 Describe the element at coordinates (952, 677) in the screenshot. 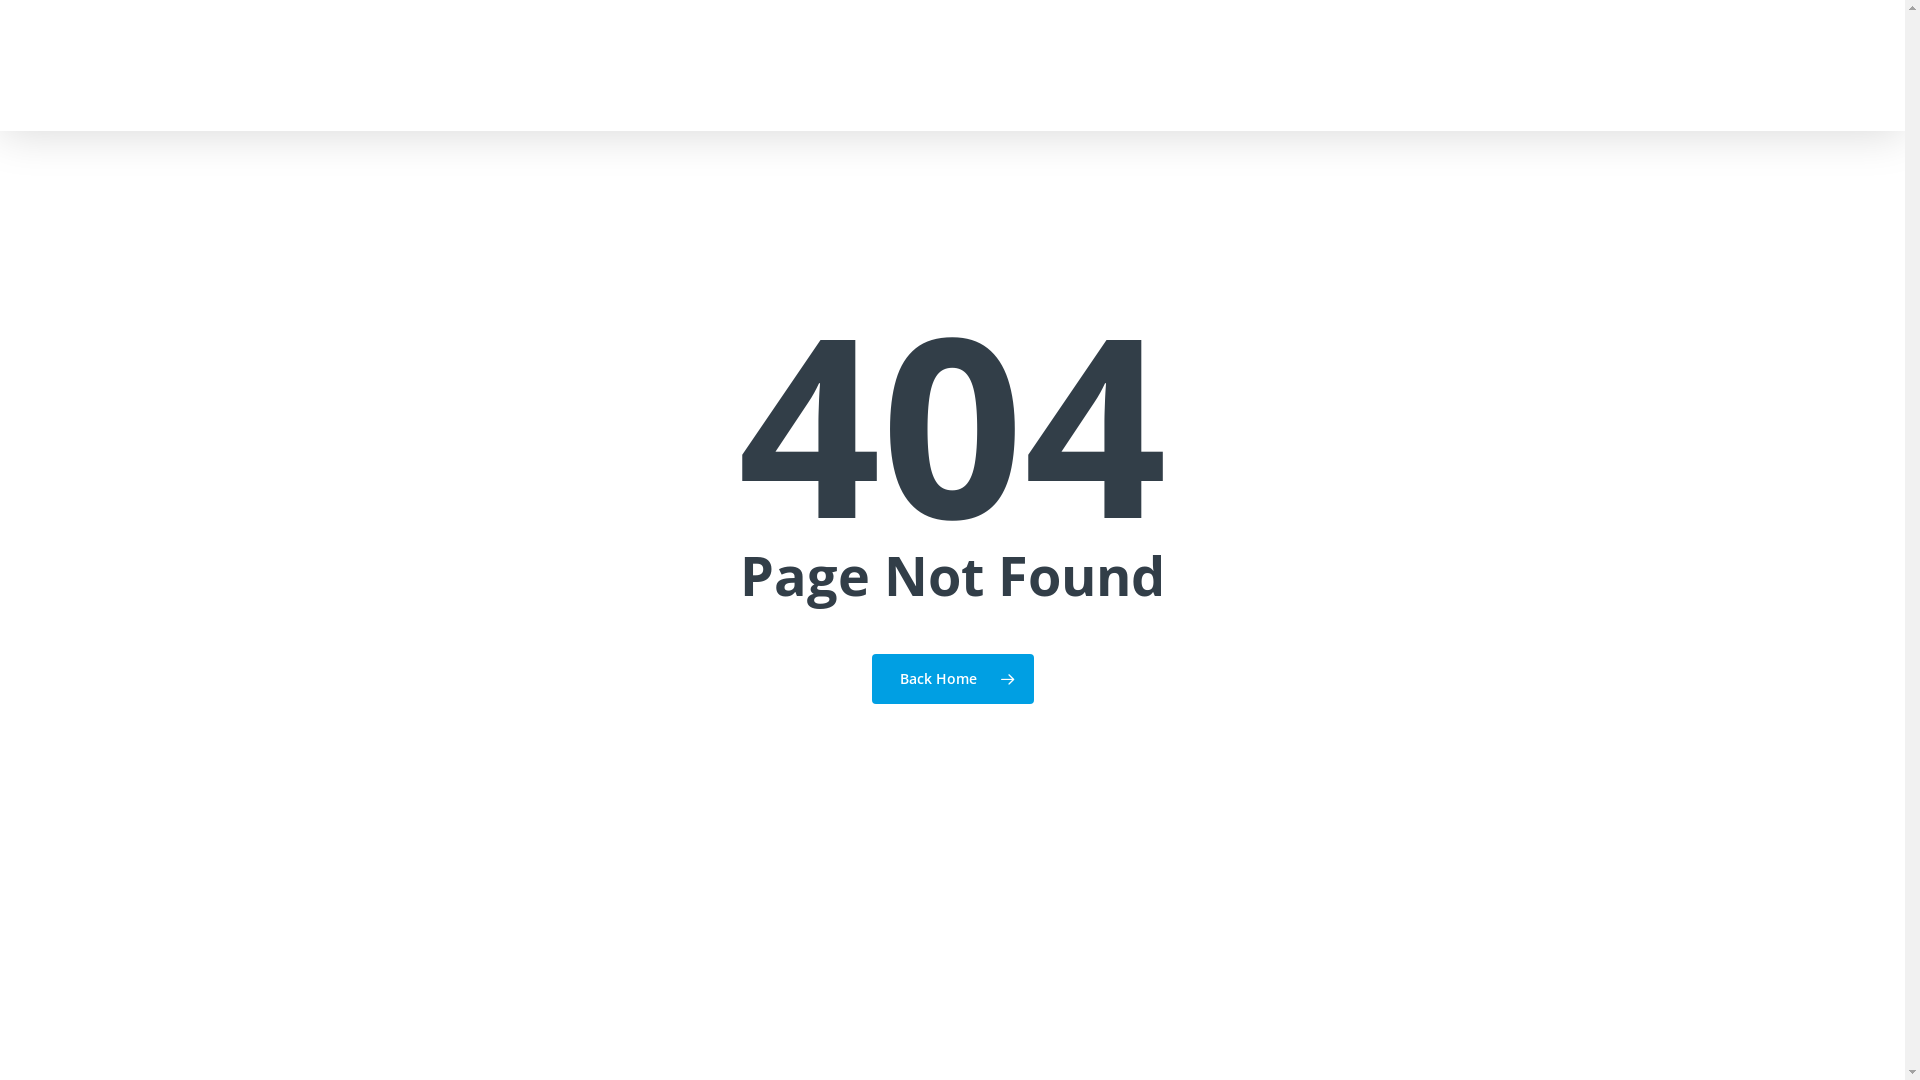

I see `'Back Home'` at that location.